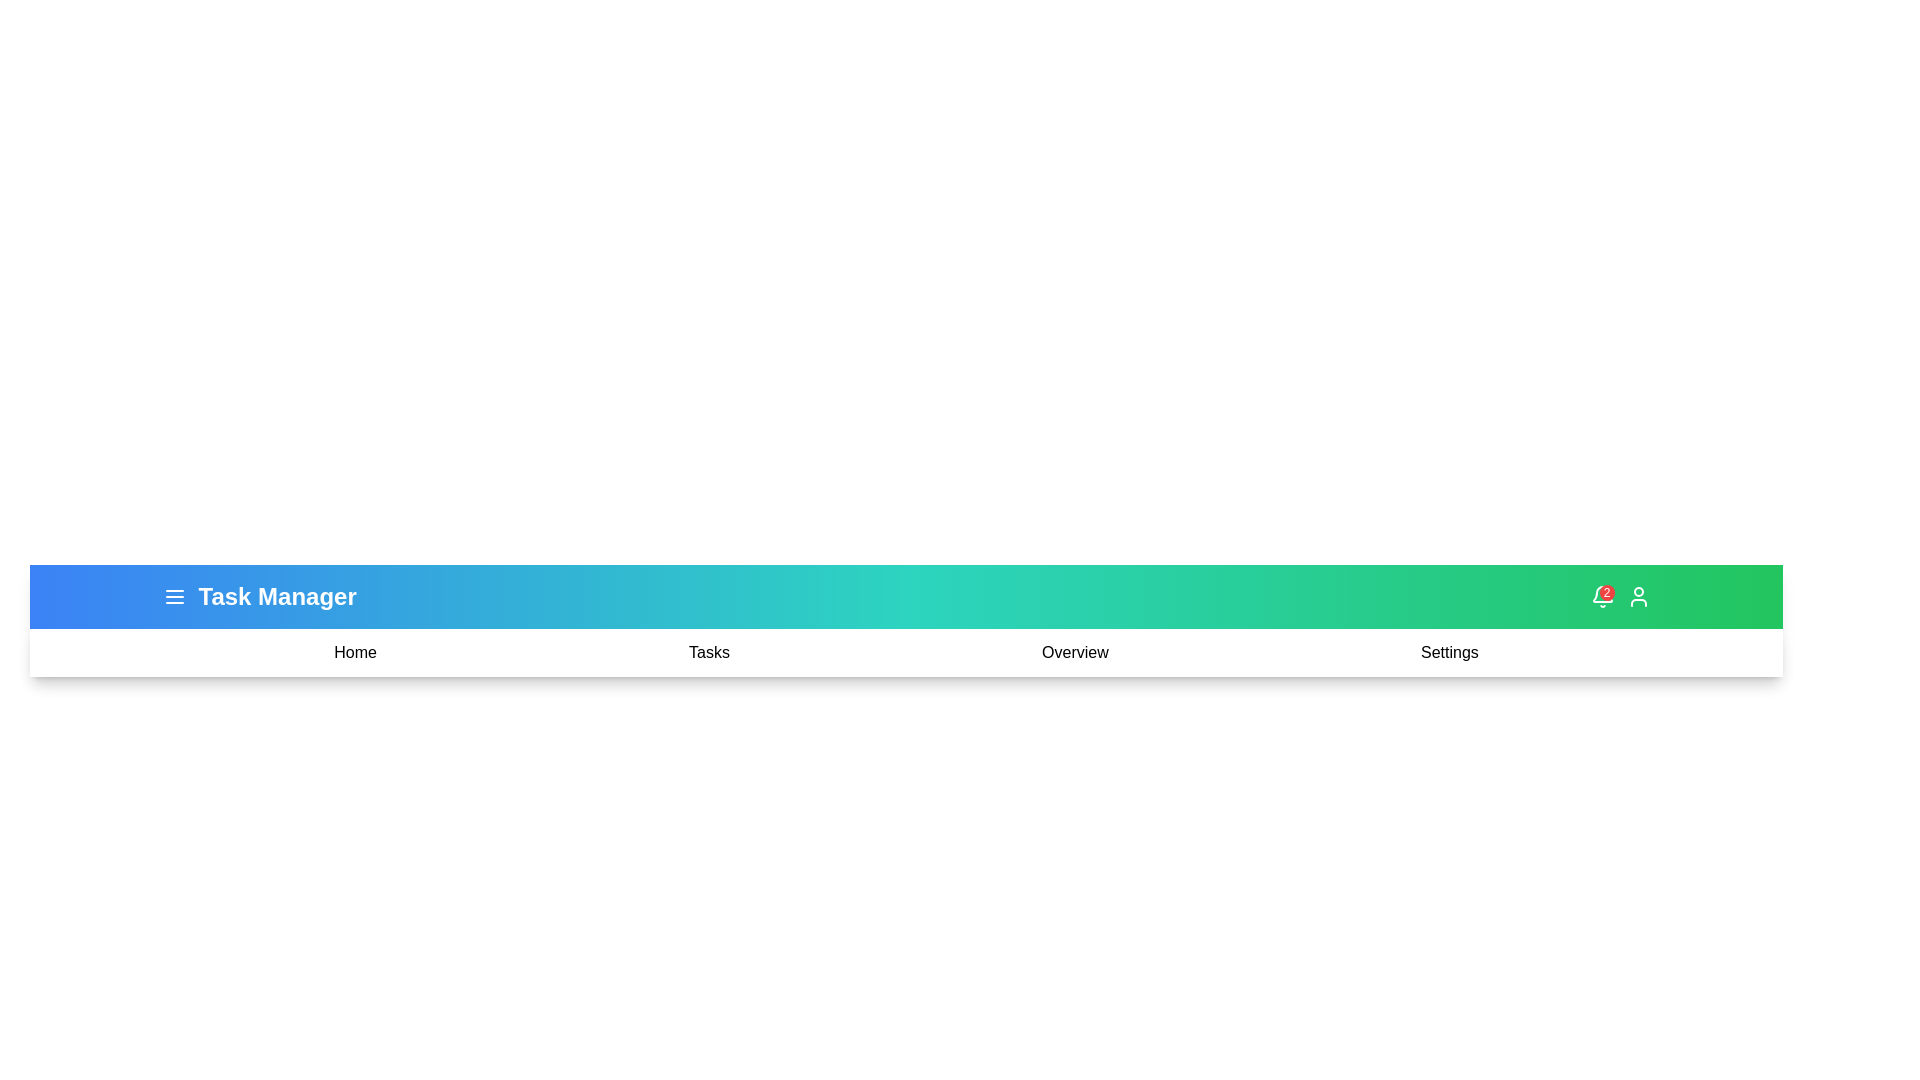 The height and width of the screenshot is (1080, 1920). I want to click on the menu item Settings to navigate to the corresponding section, so click(1449, 652).